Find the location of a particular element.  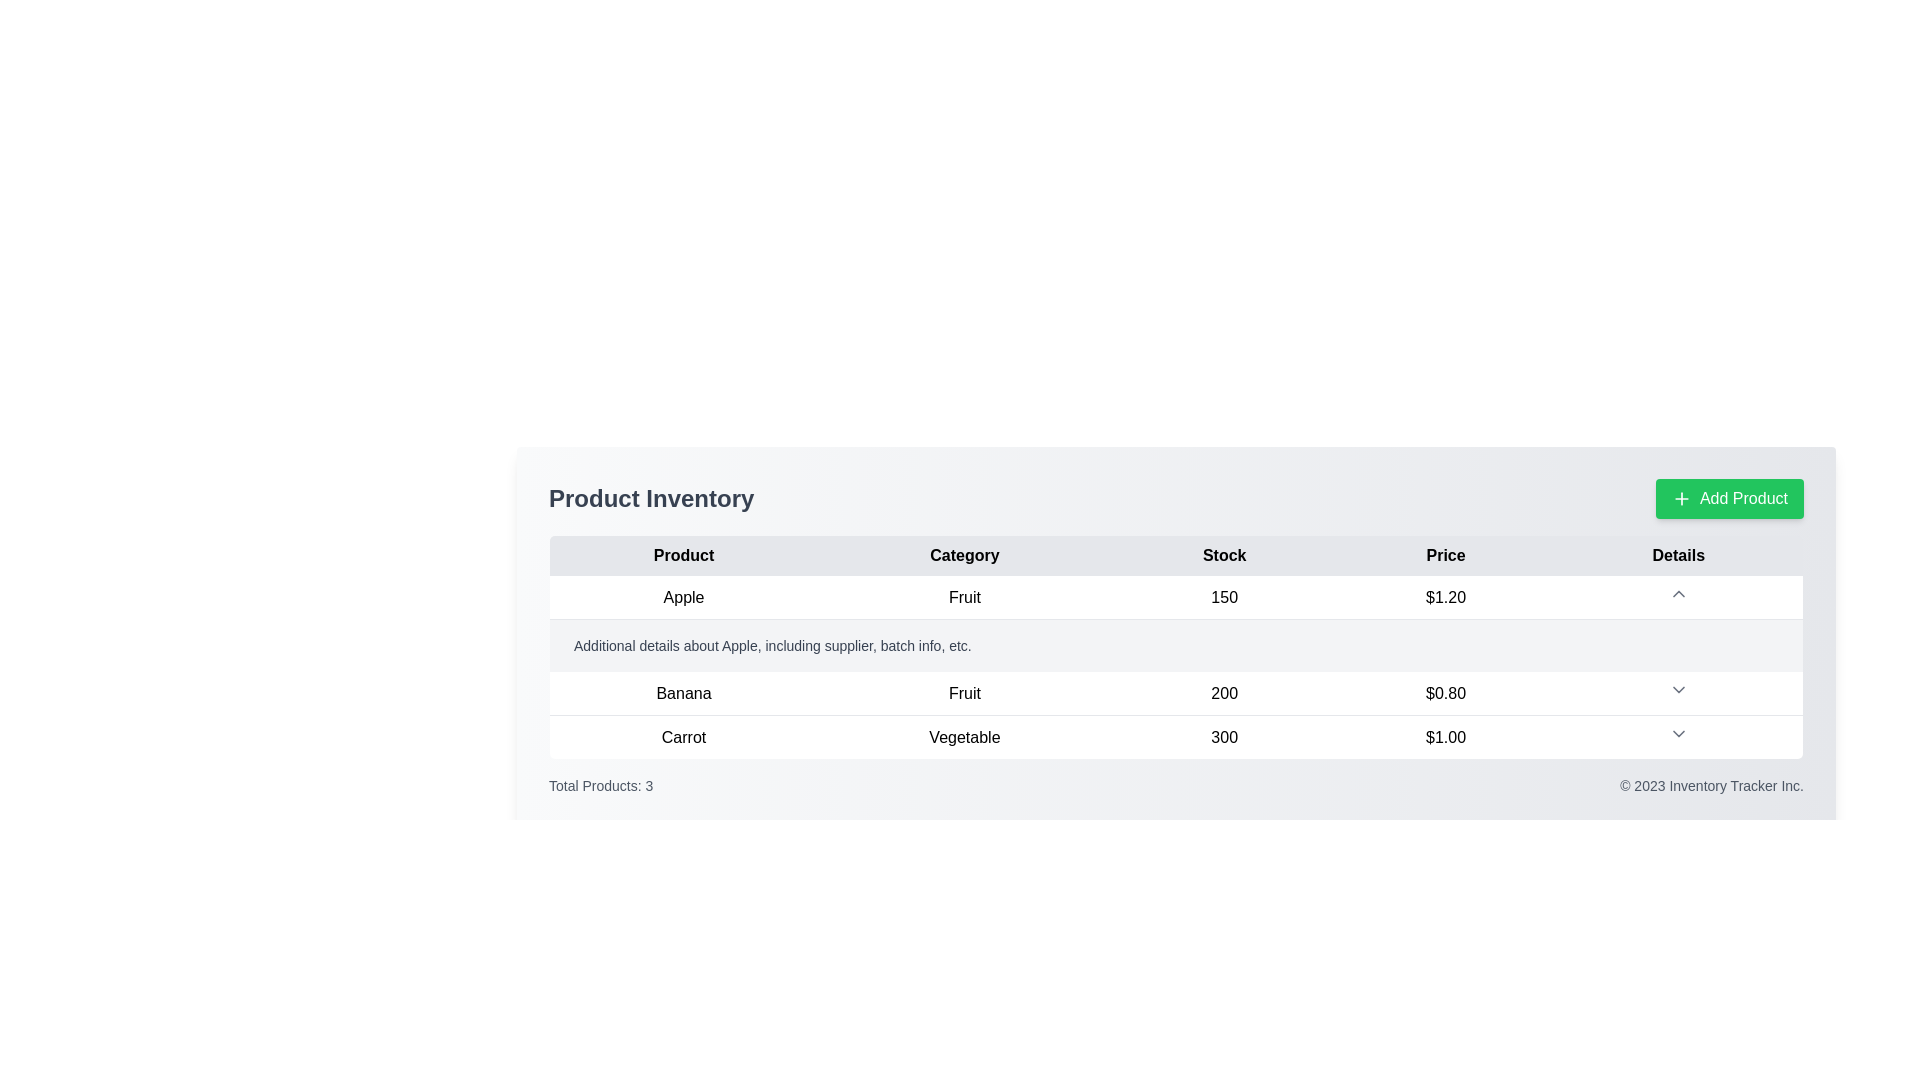

the 'Product Inventory' text label displayed in bold and large gray font, located at the top left of the navigation bar is located at coordinates (651, 497).